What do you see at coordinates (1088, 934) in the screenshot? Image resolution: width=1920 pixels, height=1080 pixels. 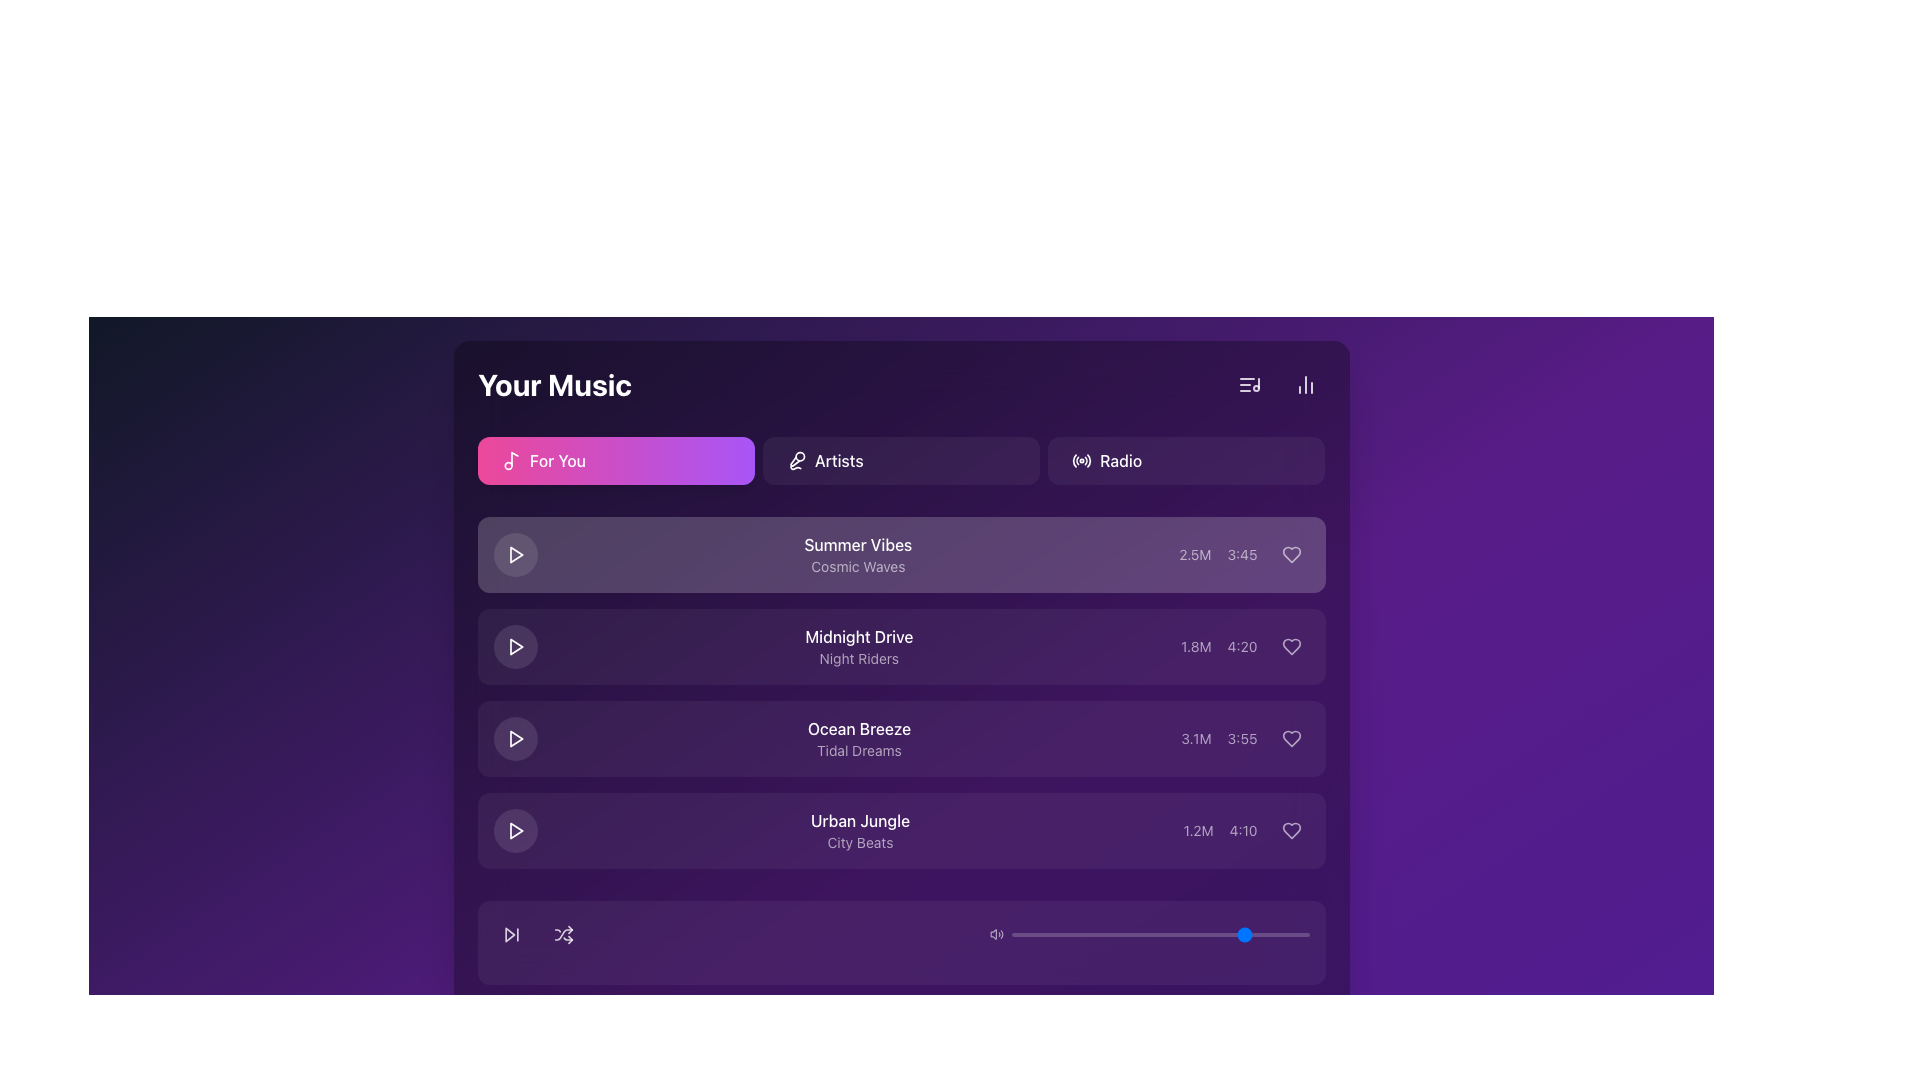 I see `the slider` at bounding box center [1088, 934].